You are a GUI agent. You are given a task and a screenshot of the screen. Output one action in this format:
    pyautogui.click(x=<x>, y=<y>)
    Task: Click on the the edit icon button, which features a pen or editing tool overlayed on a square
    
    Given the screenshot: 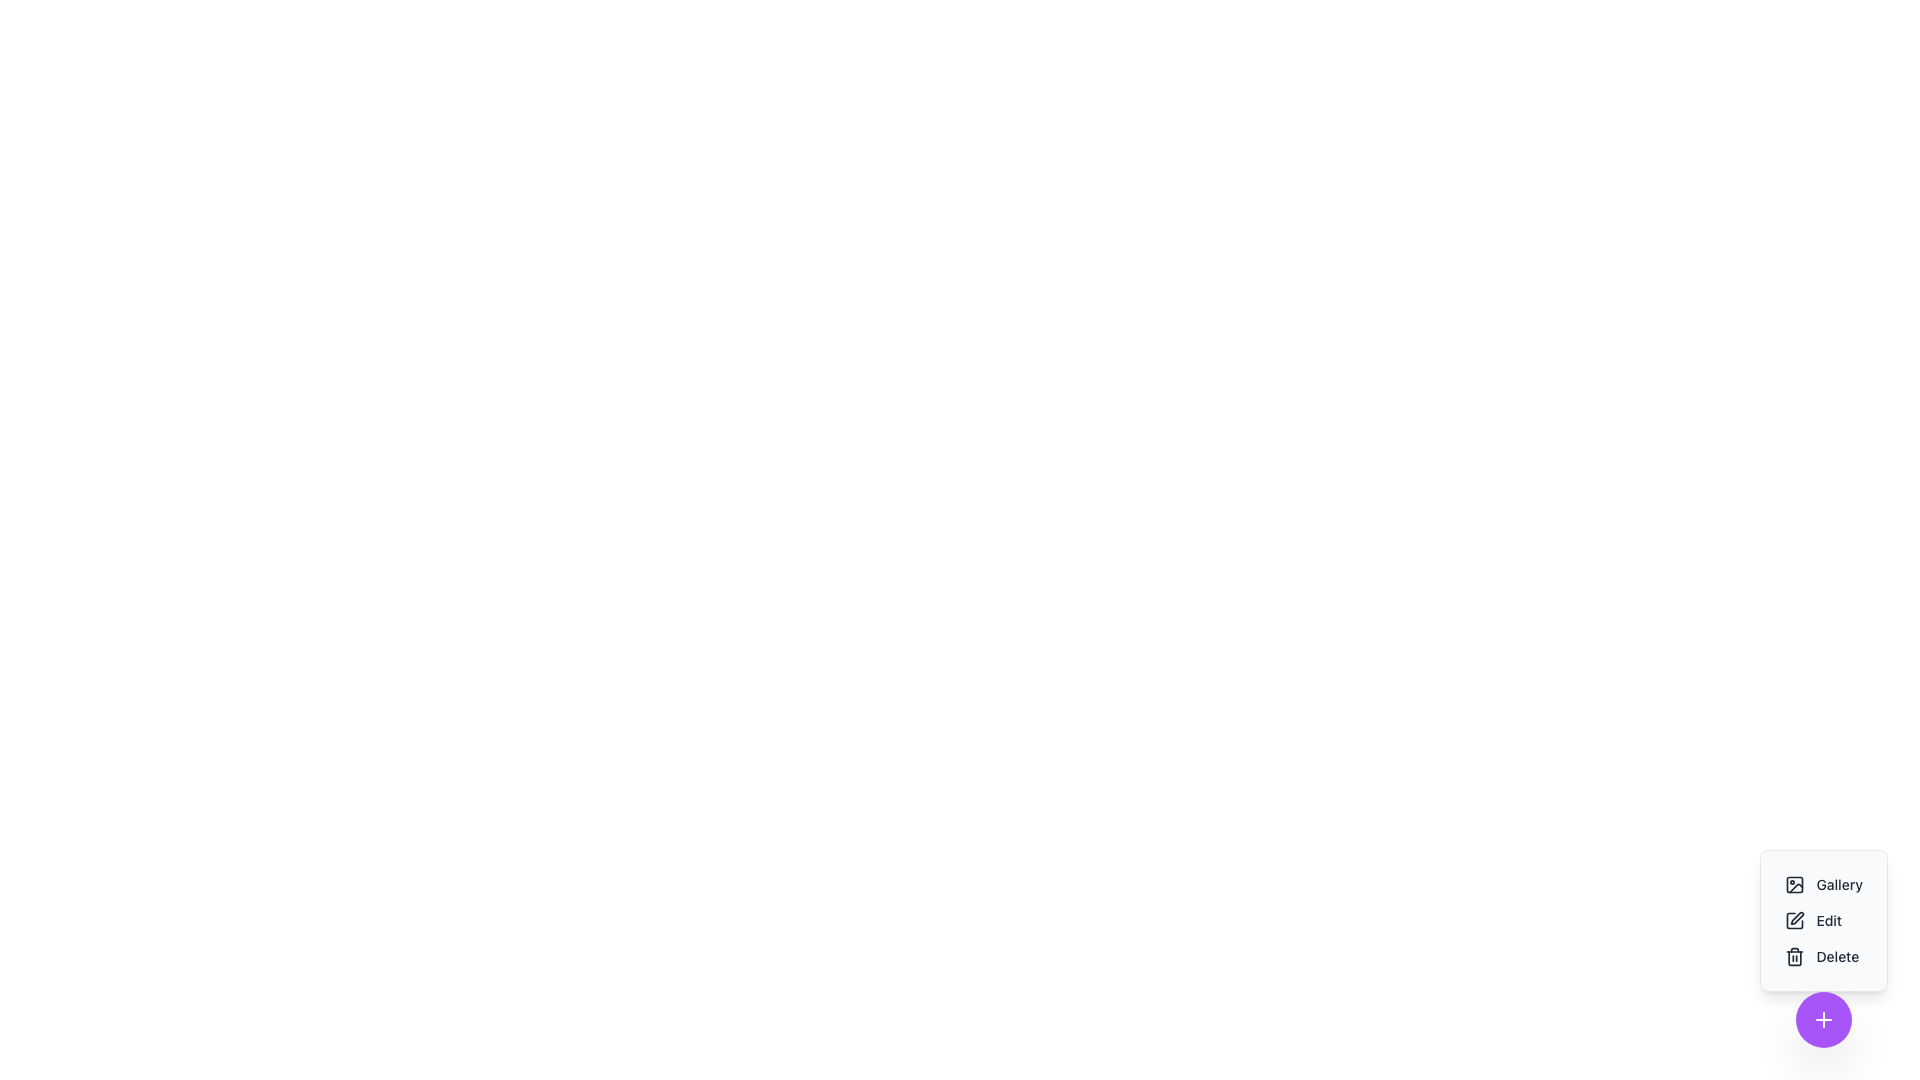 What is the action you would take?
    pyautogui.click(x=1796, y=918)
    